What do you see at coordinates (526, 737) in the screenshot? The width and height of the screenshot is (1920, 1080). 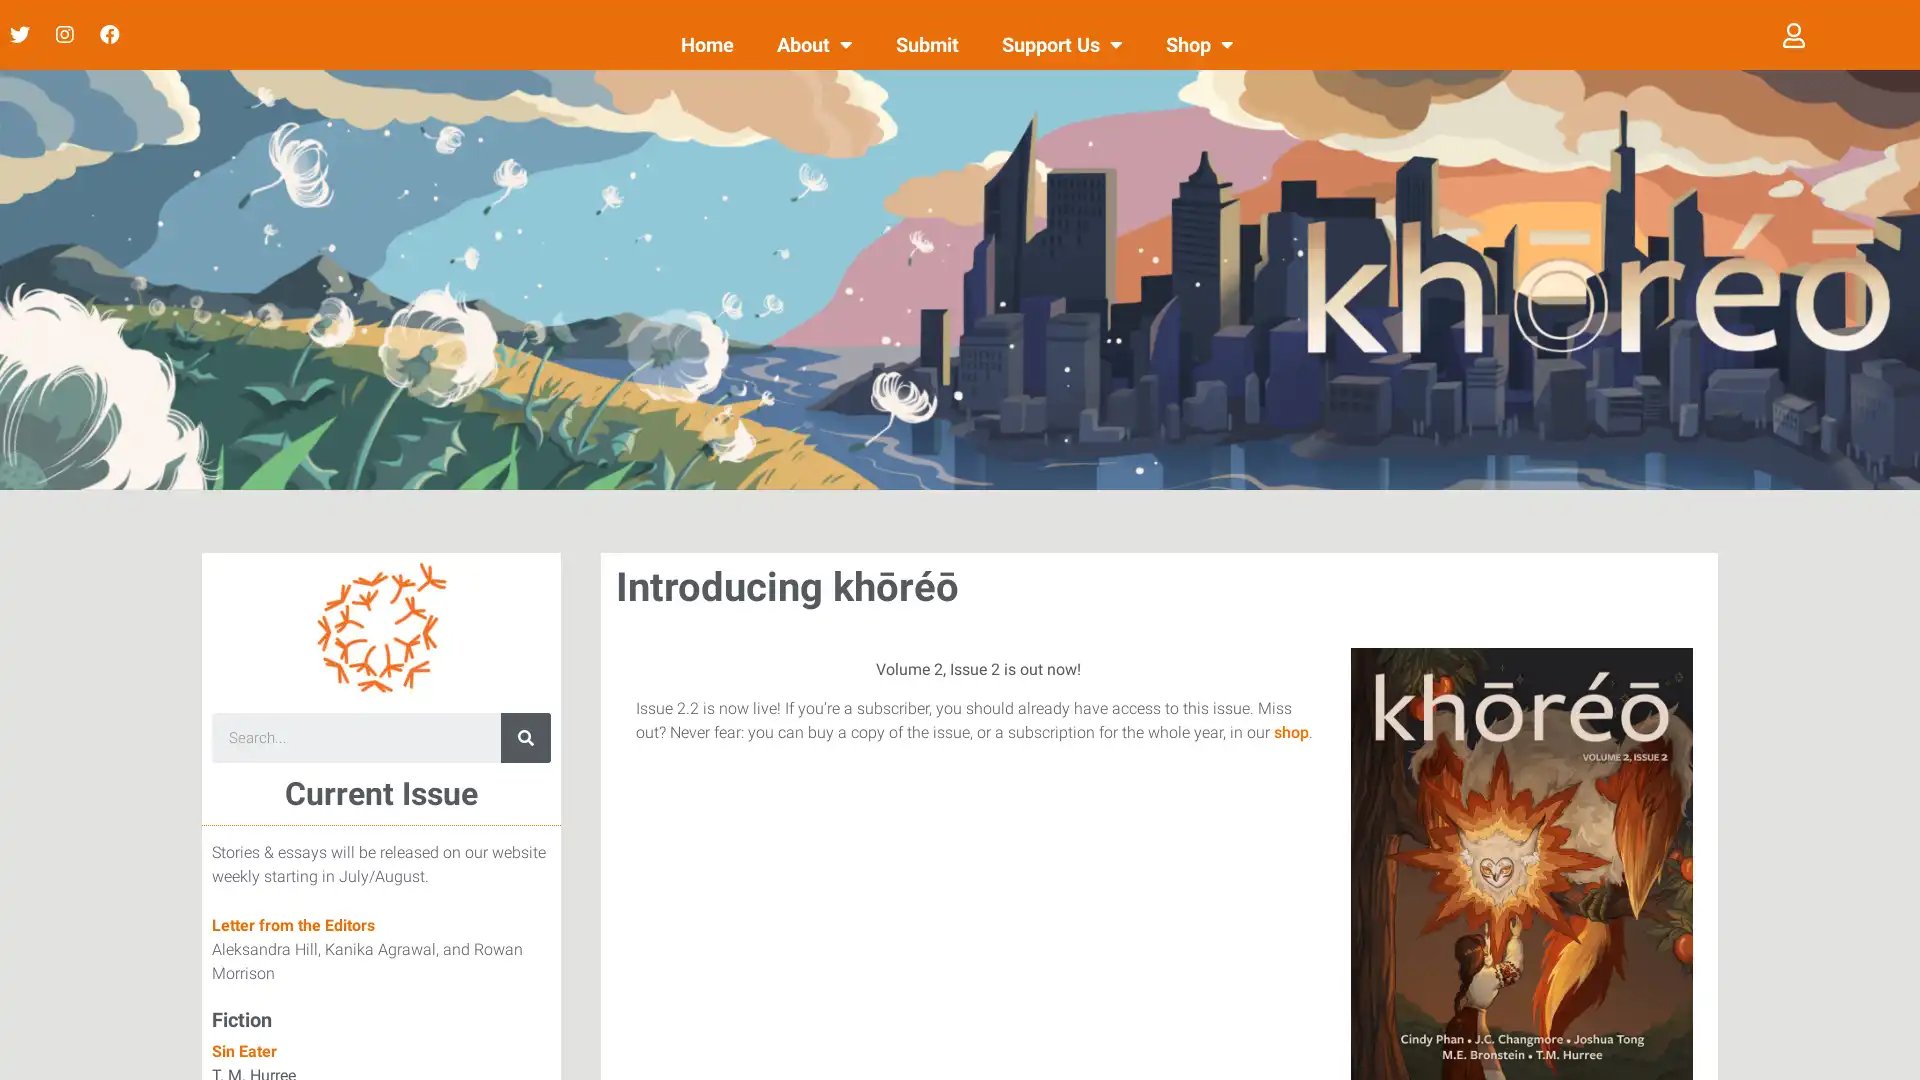 I see `Search` at bounding box center [526, 737].